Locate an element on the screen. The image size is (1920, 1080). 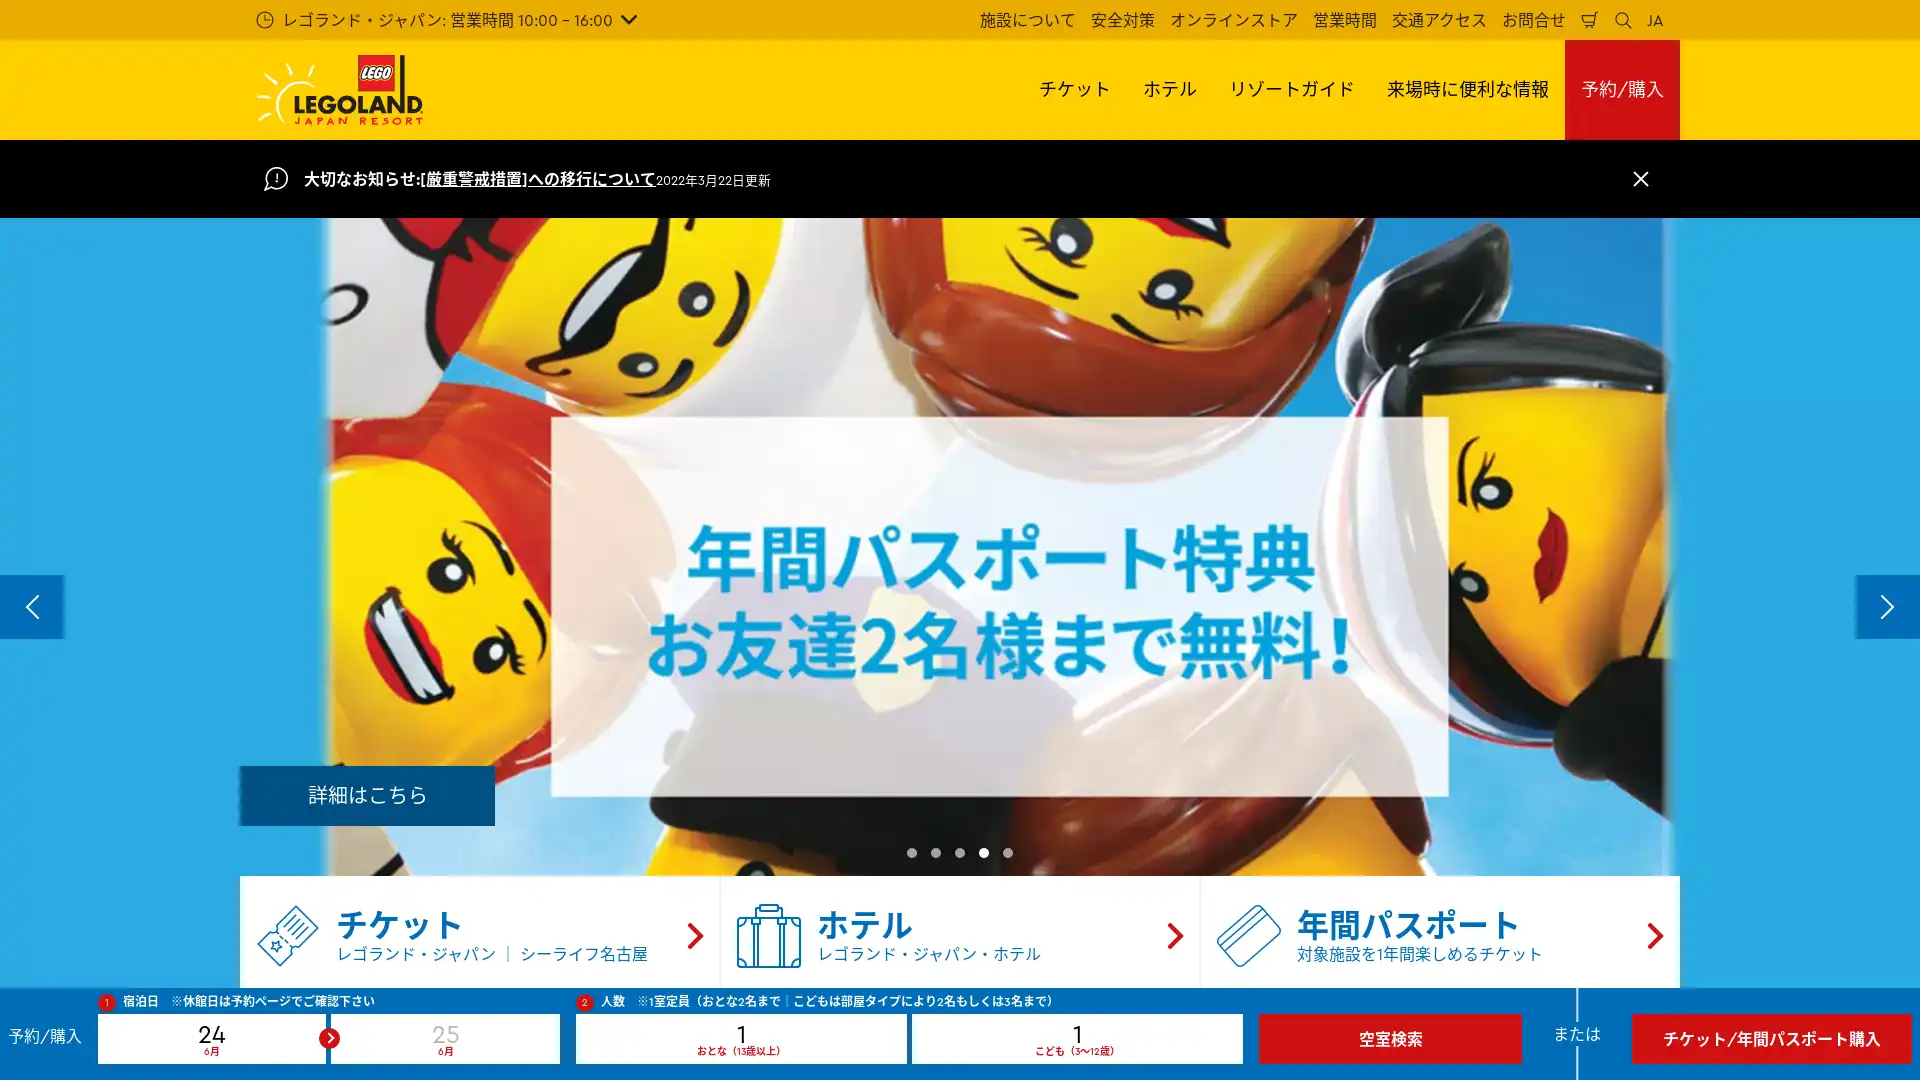
Go to slide 2 is located at coordinates (935, 852).